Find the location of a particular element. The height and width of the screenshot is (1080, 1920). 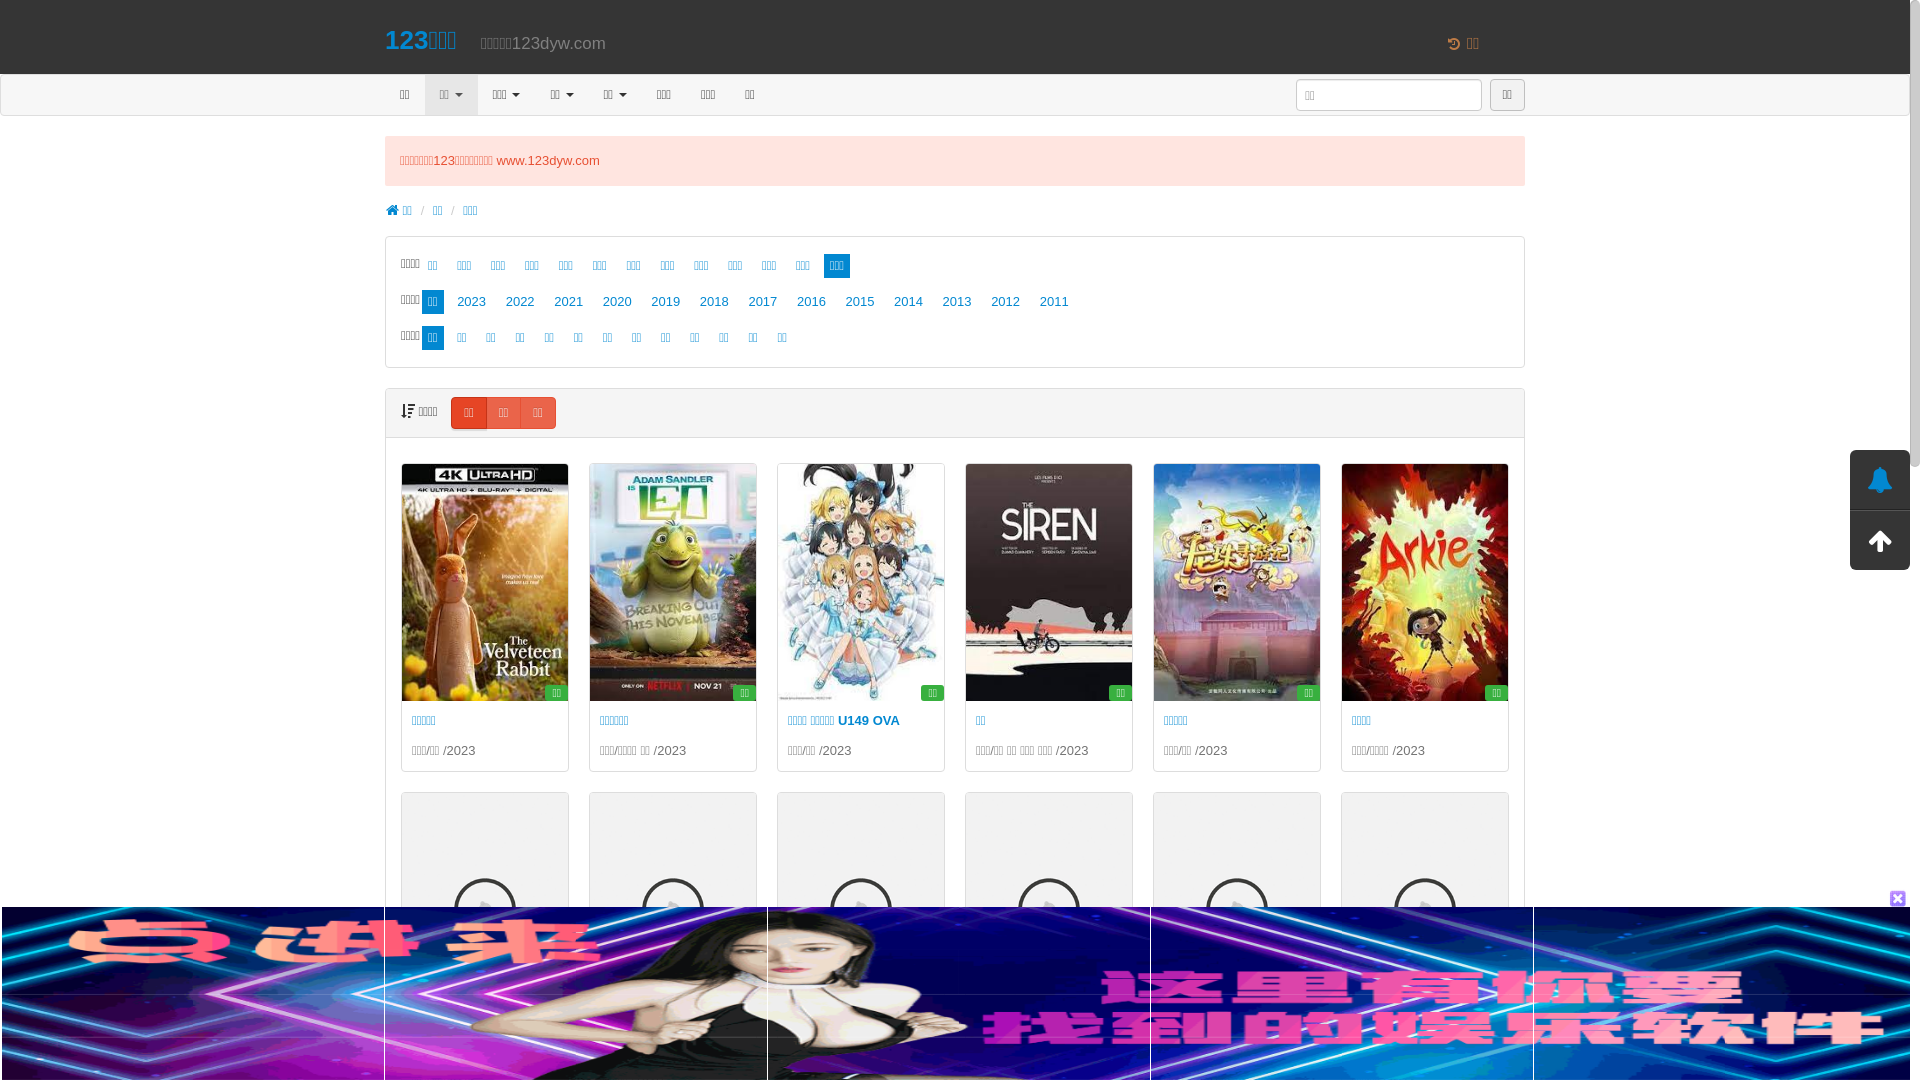

'2019' is located at coordinates (651, 301).